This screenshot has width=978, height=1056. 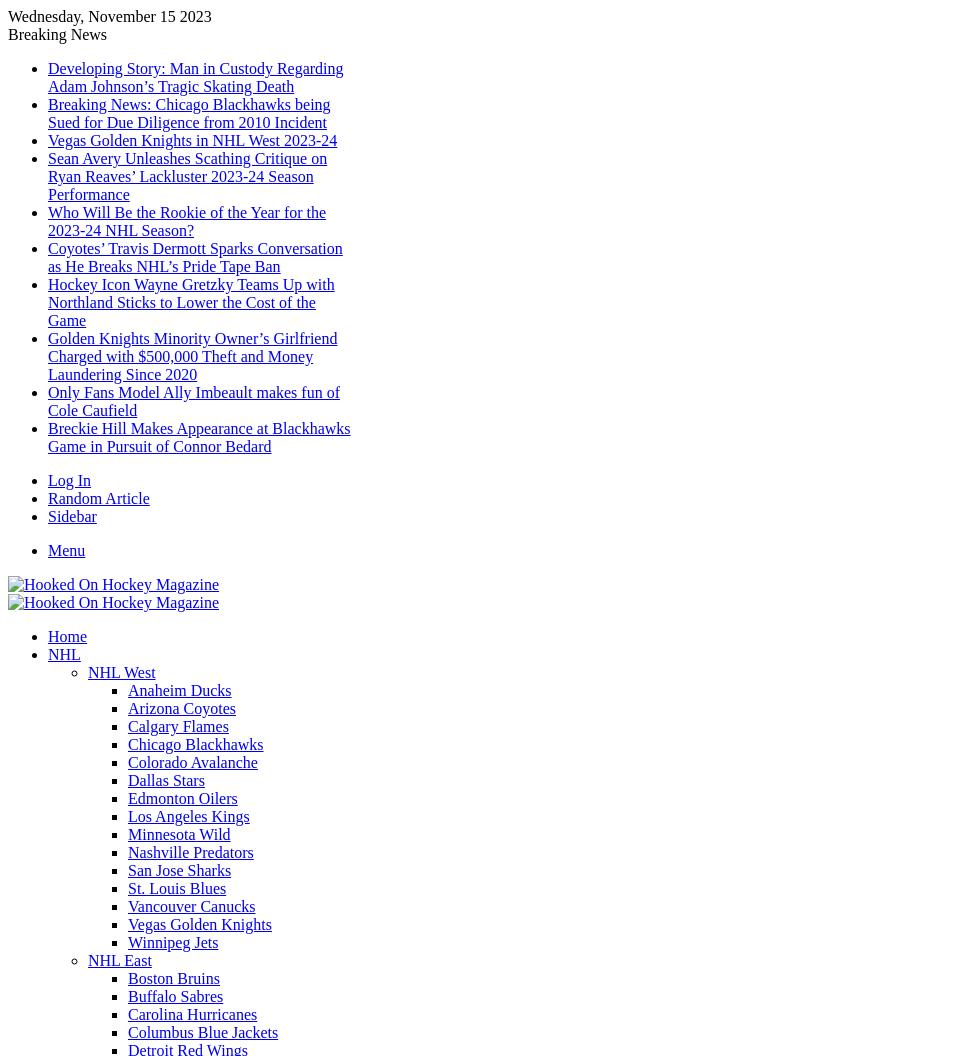 I want to click on 'Anaheim Ducks', so click(x=128, y=690).